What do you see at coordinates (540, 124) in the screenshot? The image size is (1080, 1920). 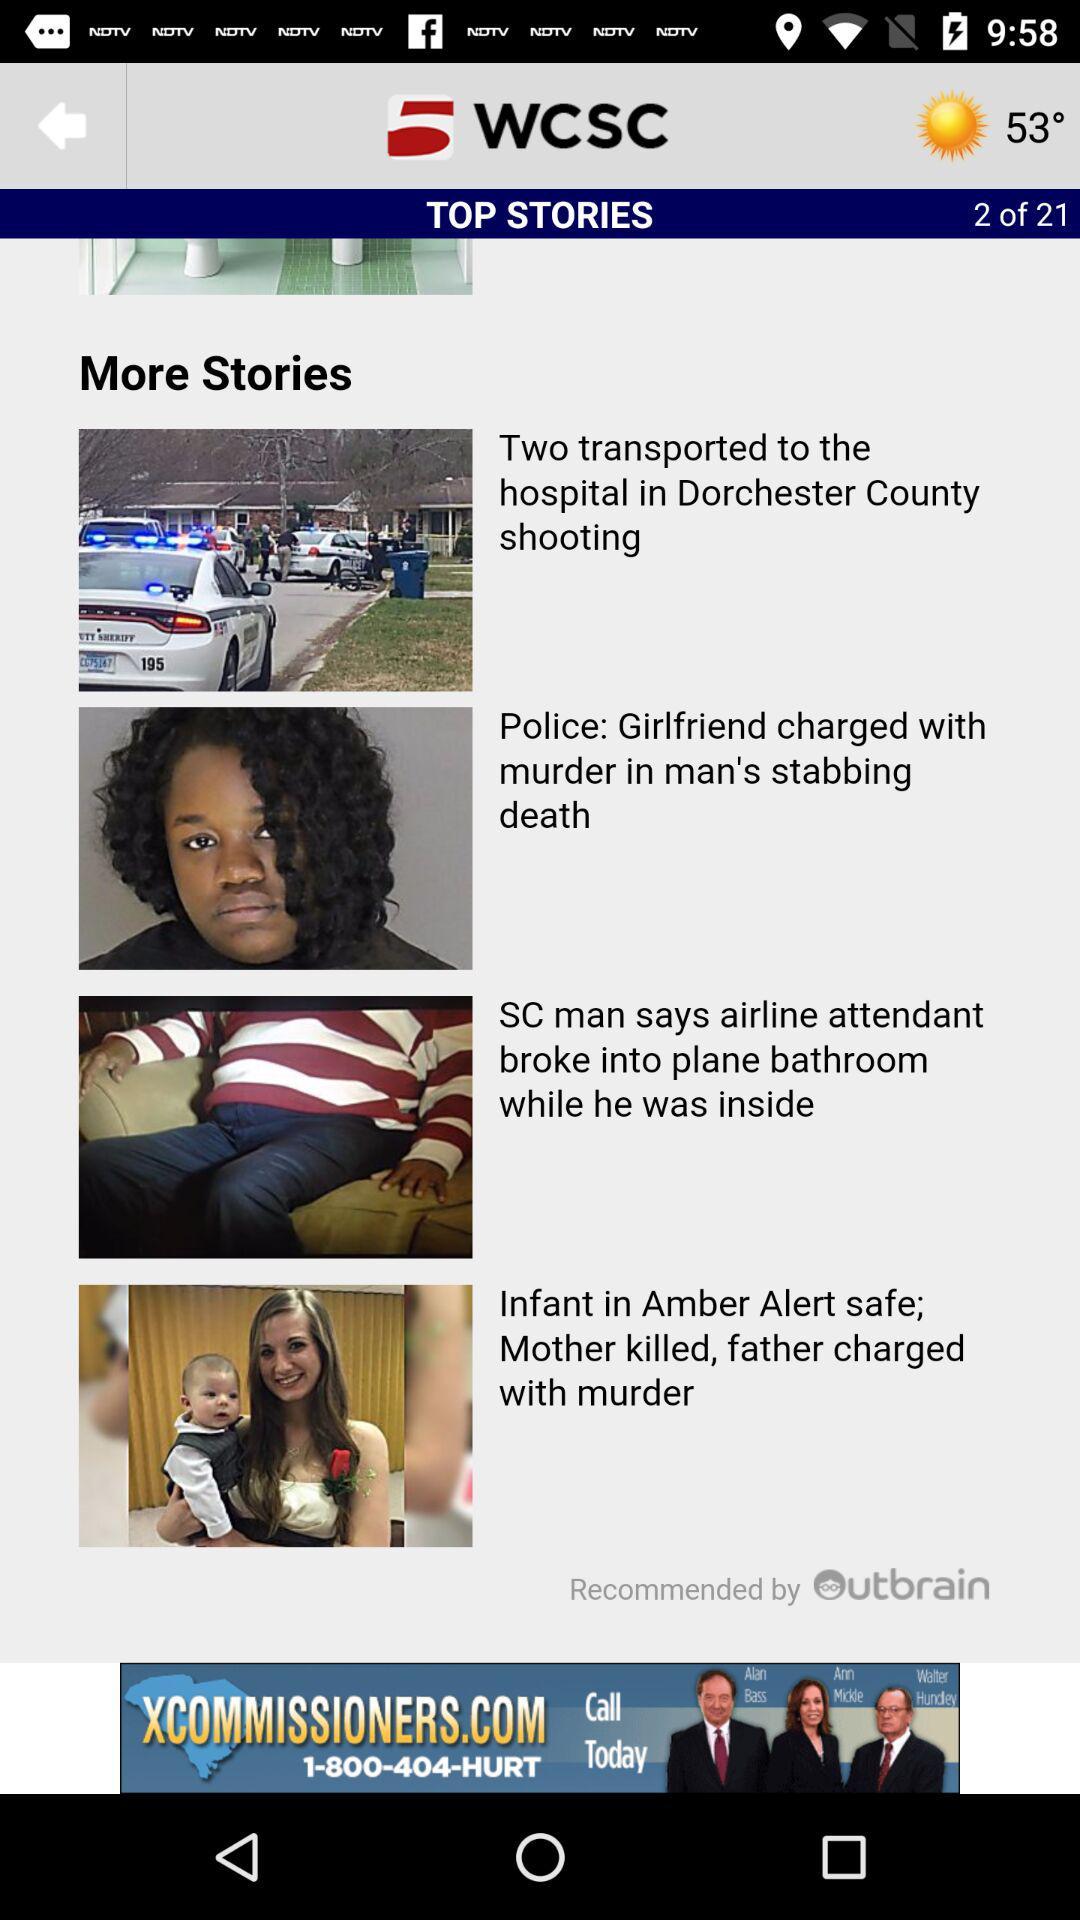 I see `icon to the left of the 2 of 21 icon` at bounding box center [540, 124].